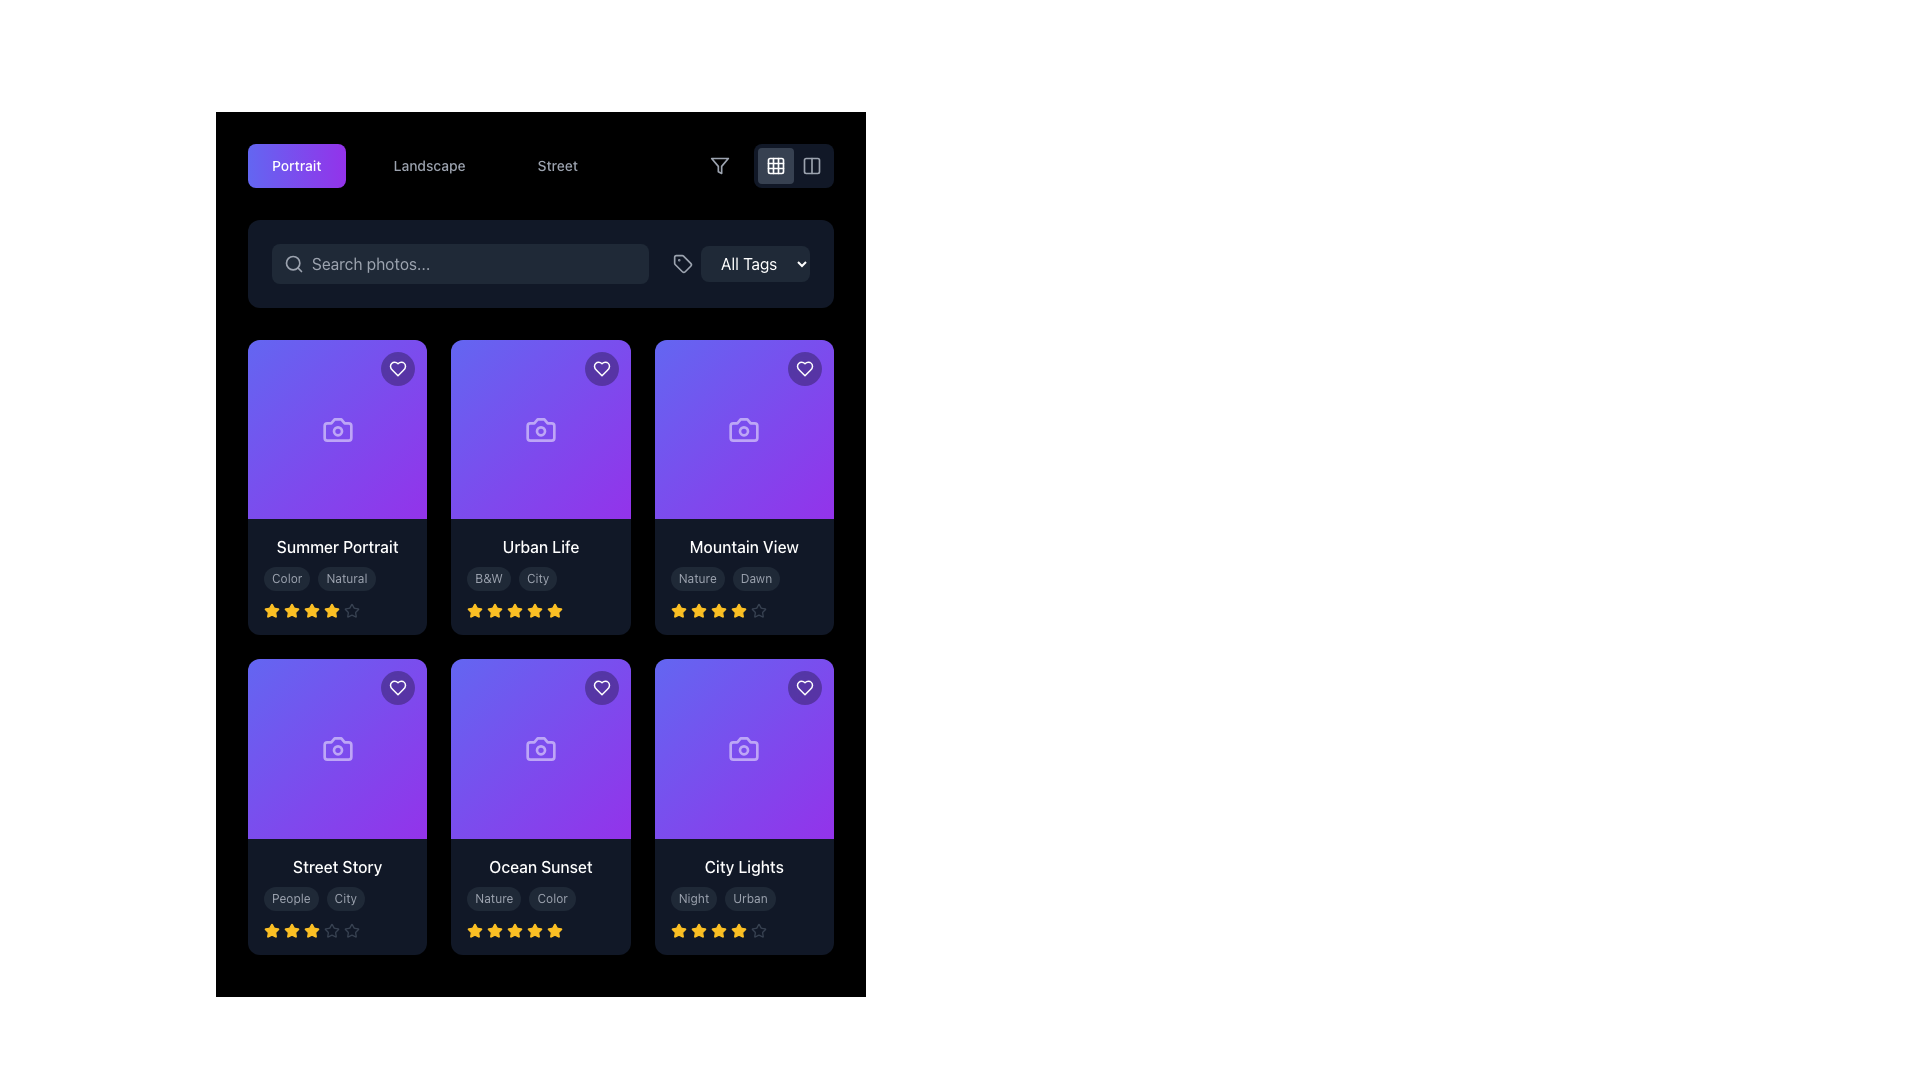 This screenshot has height=1080, width=1920. I want to click on text labels or tags located in the 'Summer Portrait' card, specifically the second row of text below the card title and above the star rating row, so click(337, 579).